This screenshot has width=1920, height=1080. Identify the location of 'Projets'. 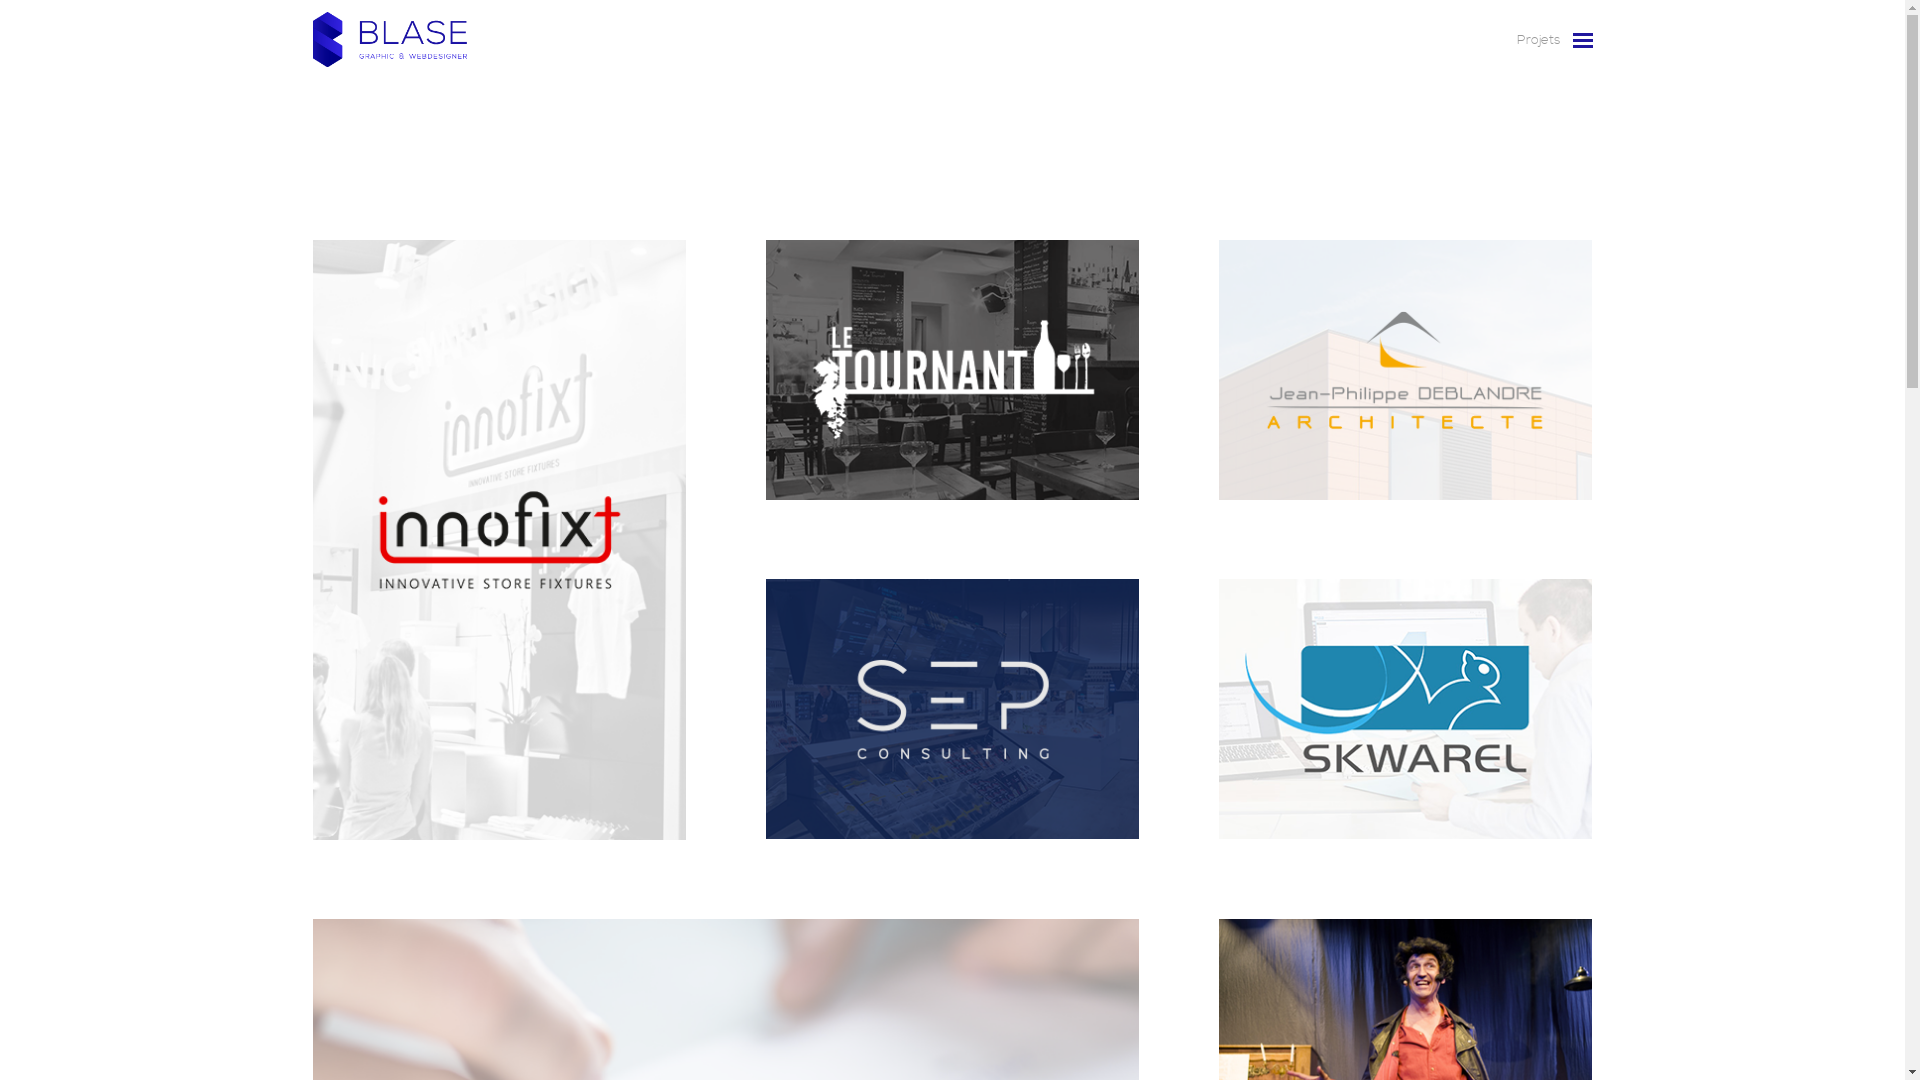
(1531, 39).